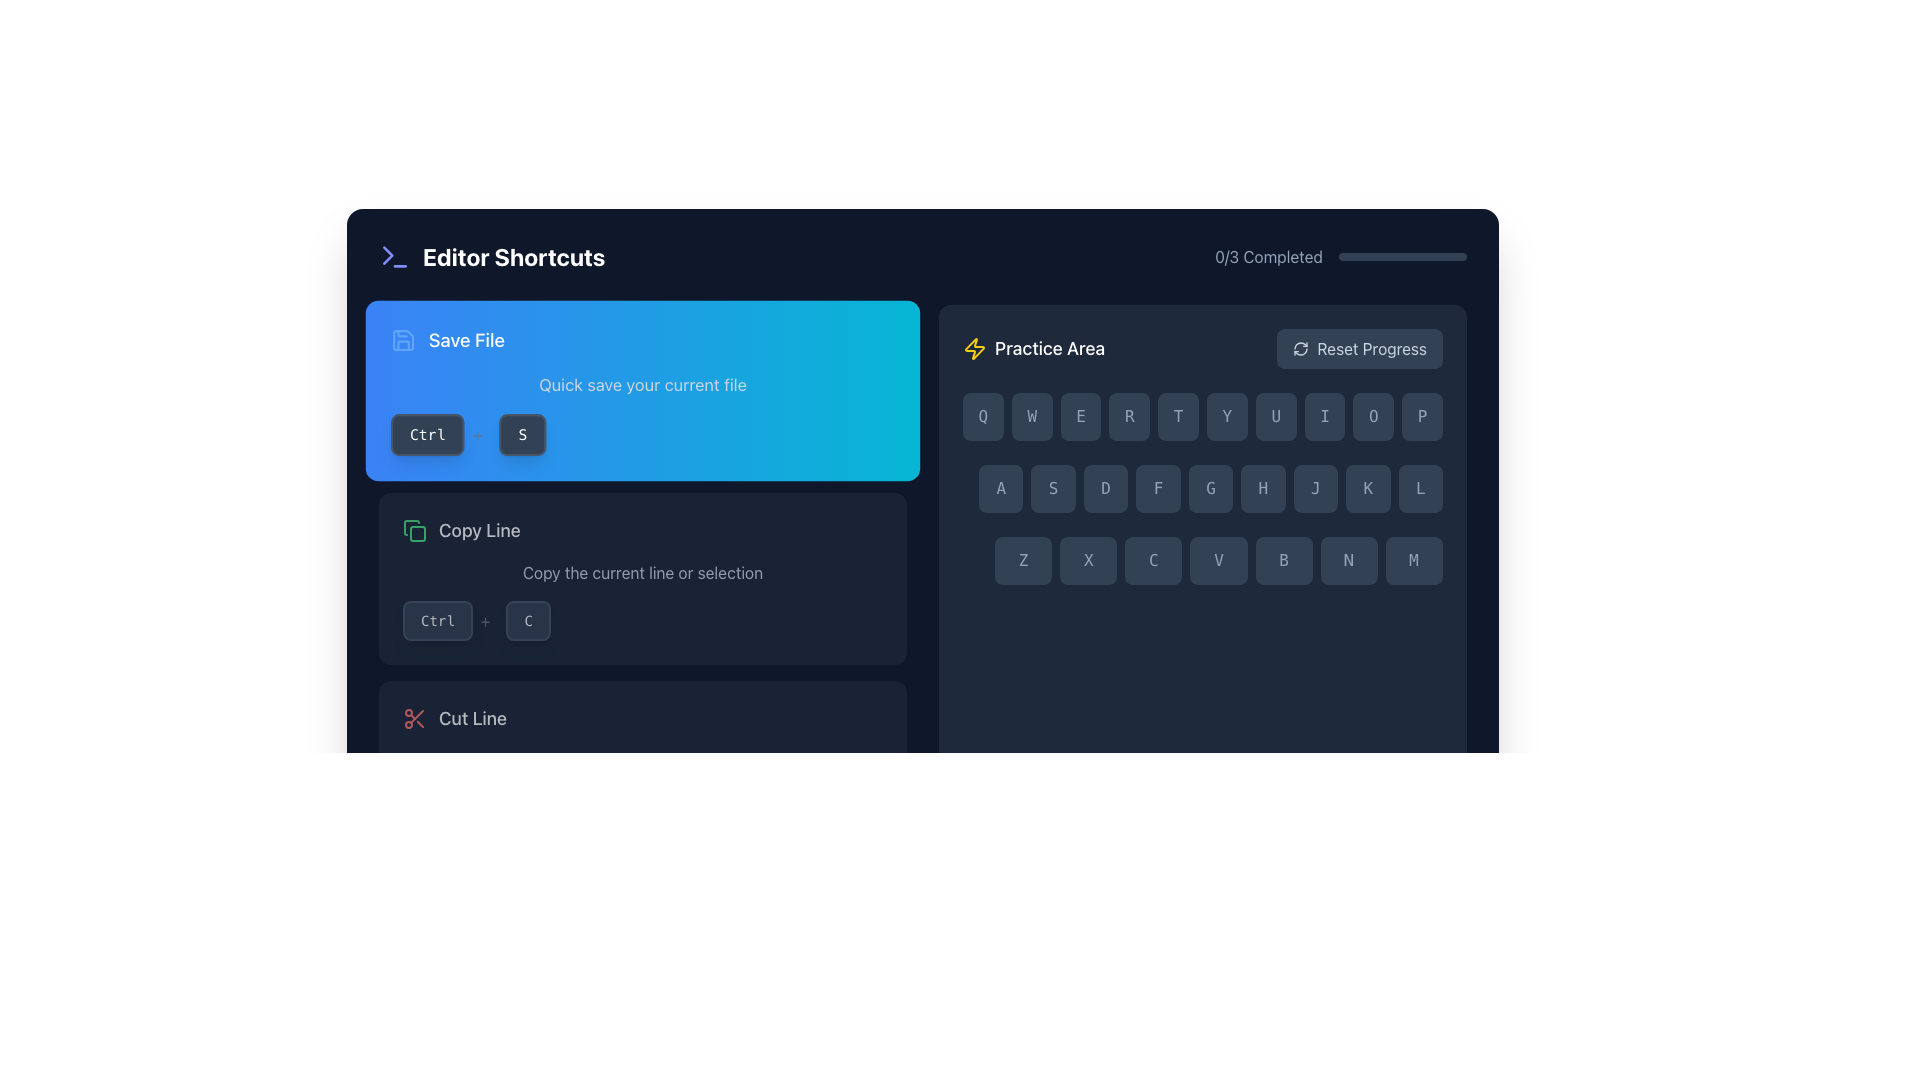  I want to click on the 'Copy Line' card-style informational component, which features a green icon, a bold title in white, a description in grey, and a keyboard shortcut display, so click(643, 578).